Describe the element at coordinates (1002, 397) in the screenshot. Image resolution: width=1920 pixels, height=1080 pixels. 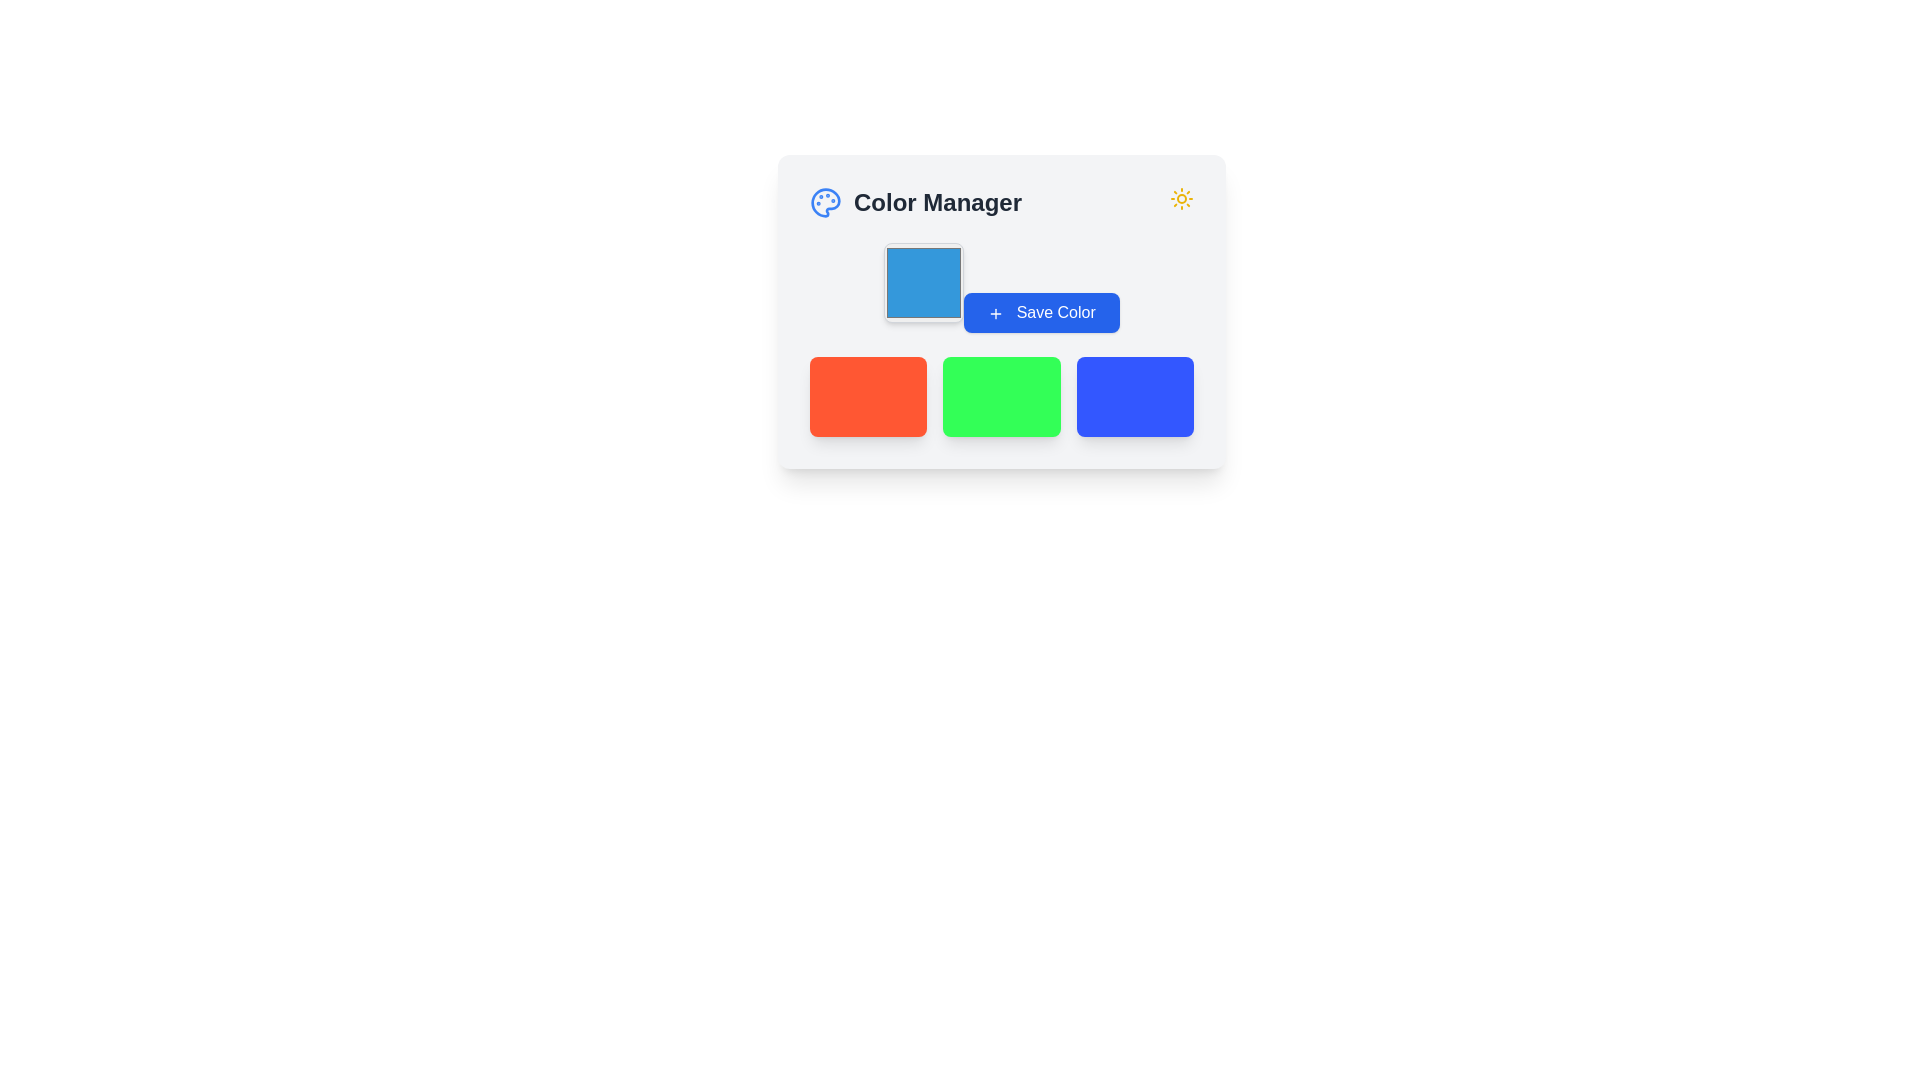
I see `the middle box in the 3-column grid layout that serves as an indicator for the 'Color Manager' theme` at that location.